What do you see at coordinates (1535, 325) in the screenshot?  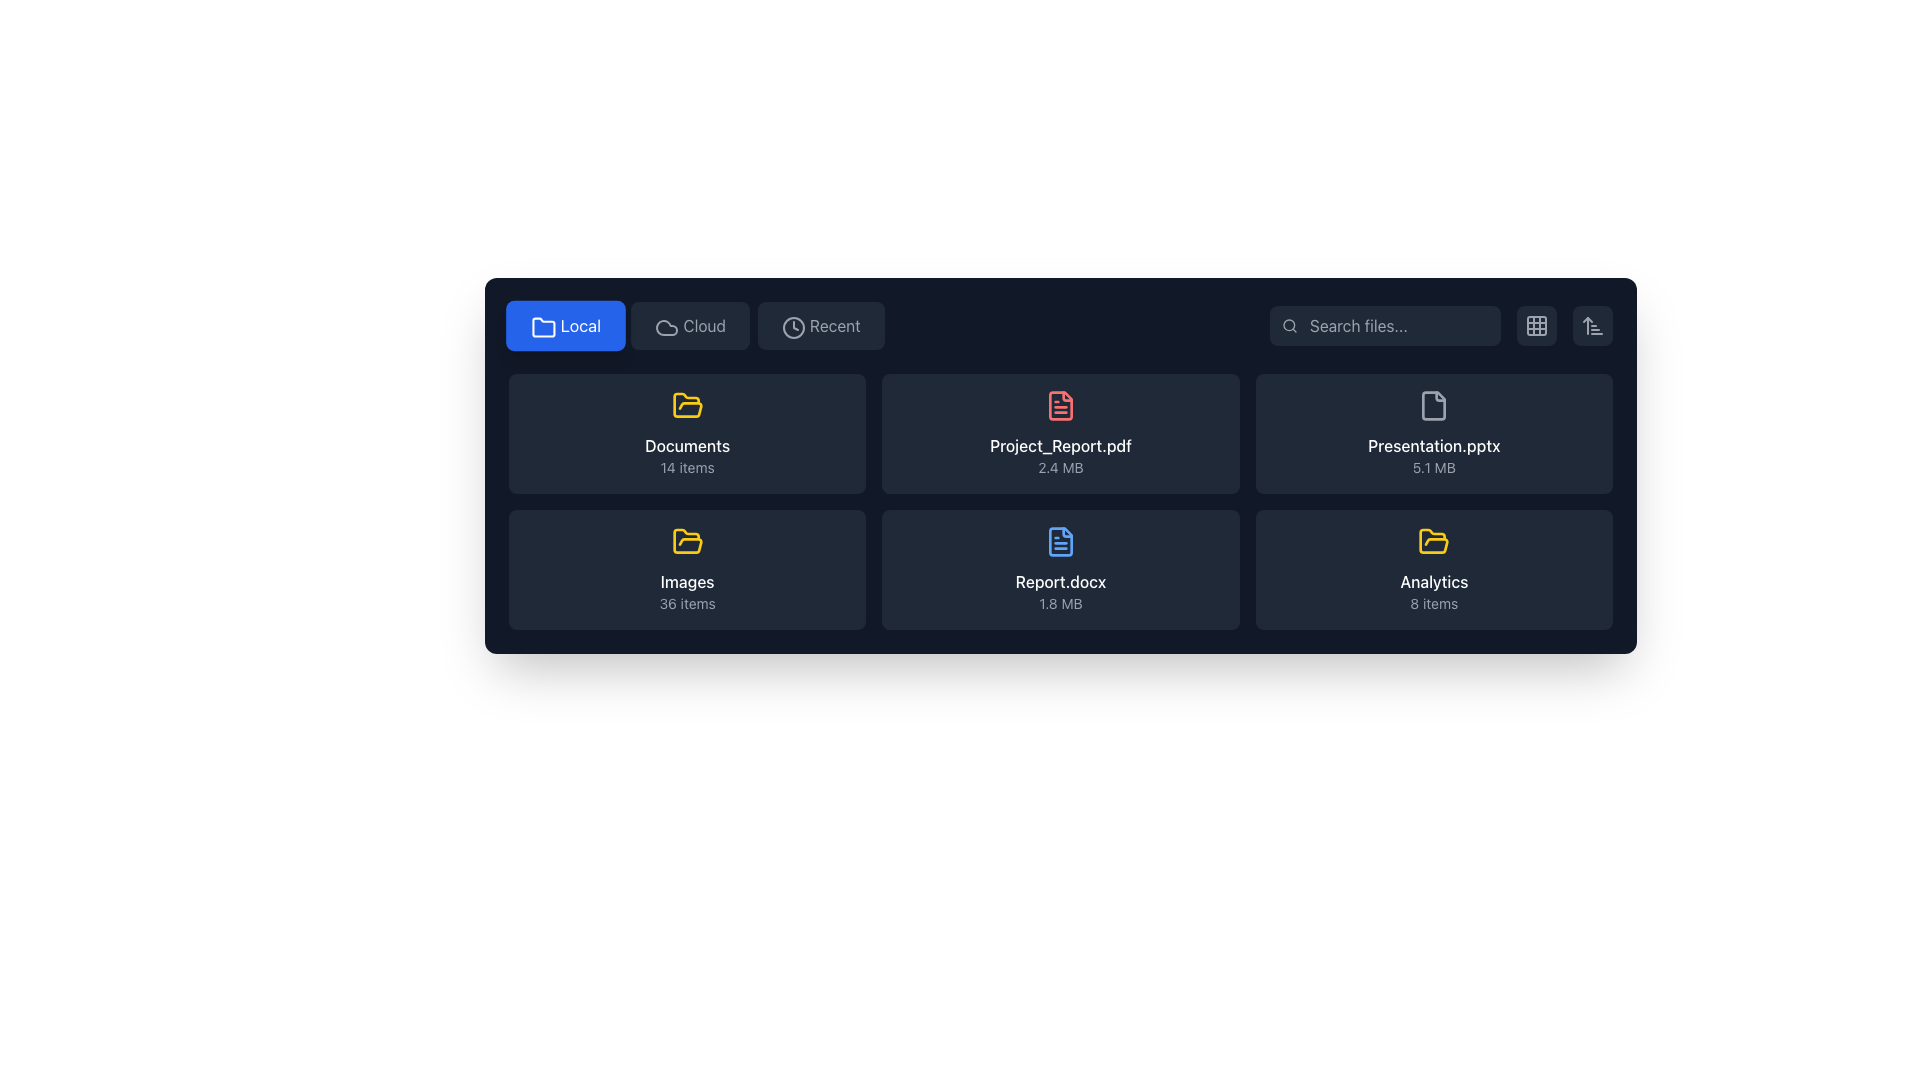 I see `the button that toggles the view layout to a grid arrangement, located on the far right of the search bar area` at bounding box center [1535, 325].